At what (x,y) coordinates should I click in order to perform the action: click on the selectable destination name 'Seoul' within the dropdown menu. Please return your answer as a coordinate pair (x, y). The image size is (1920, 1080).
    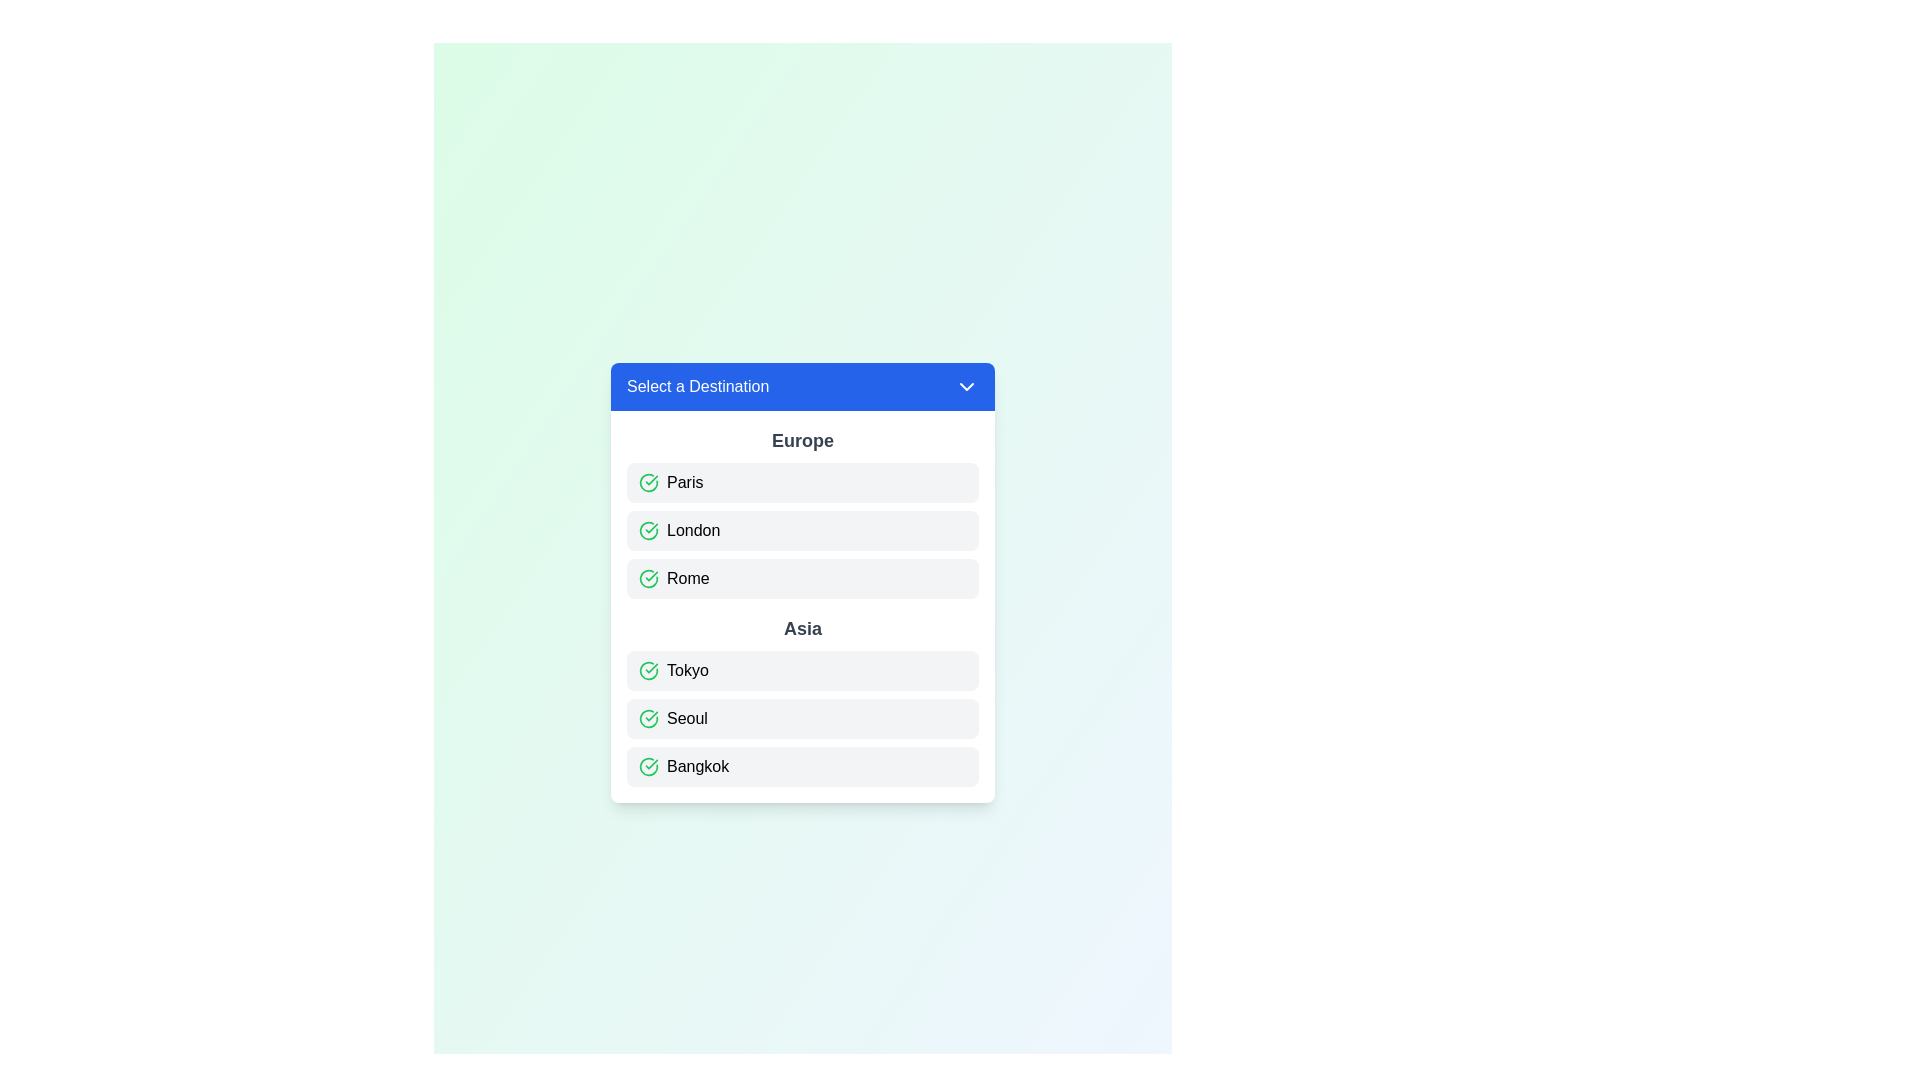
    Looking at the image, I should click on (687, 717).